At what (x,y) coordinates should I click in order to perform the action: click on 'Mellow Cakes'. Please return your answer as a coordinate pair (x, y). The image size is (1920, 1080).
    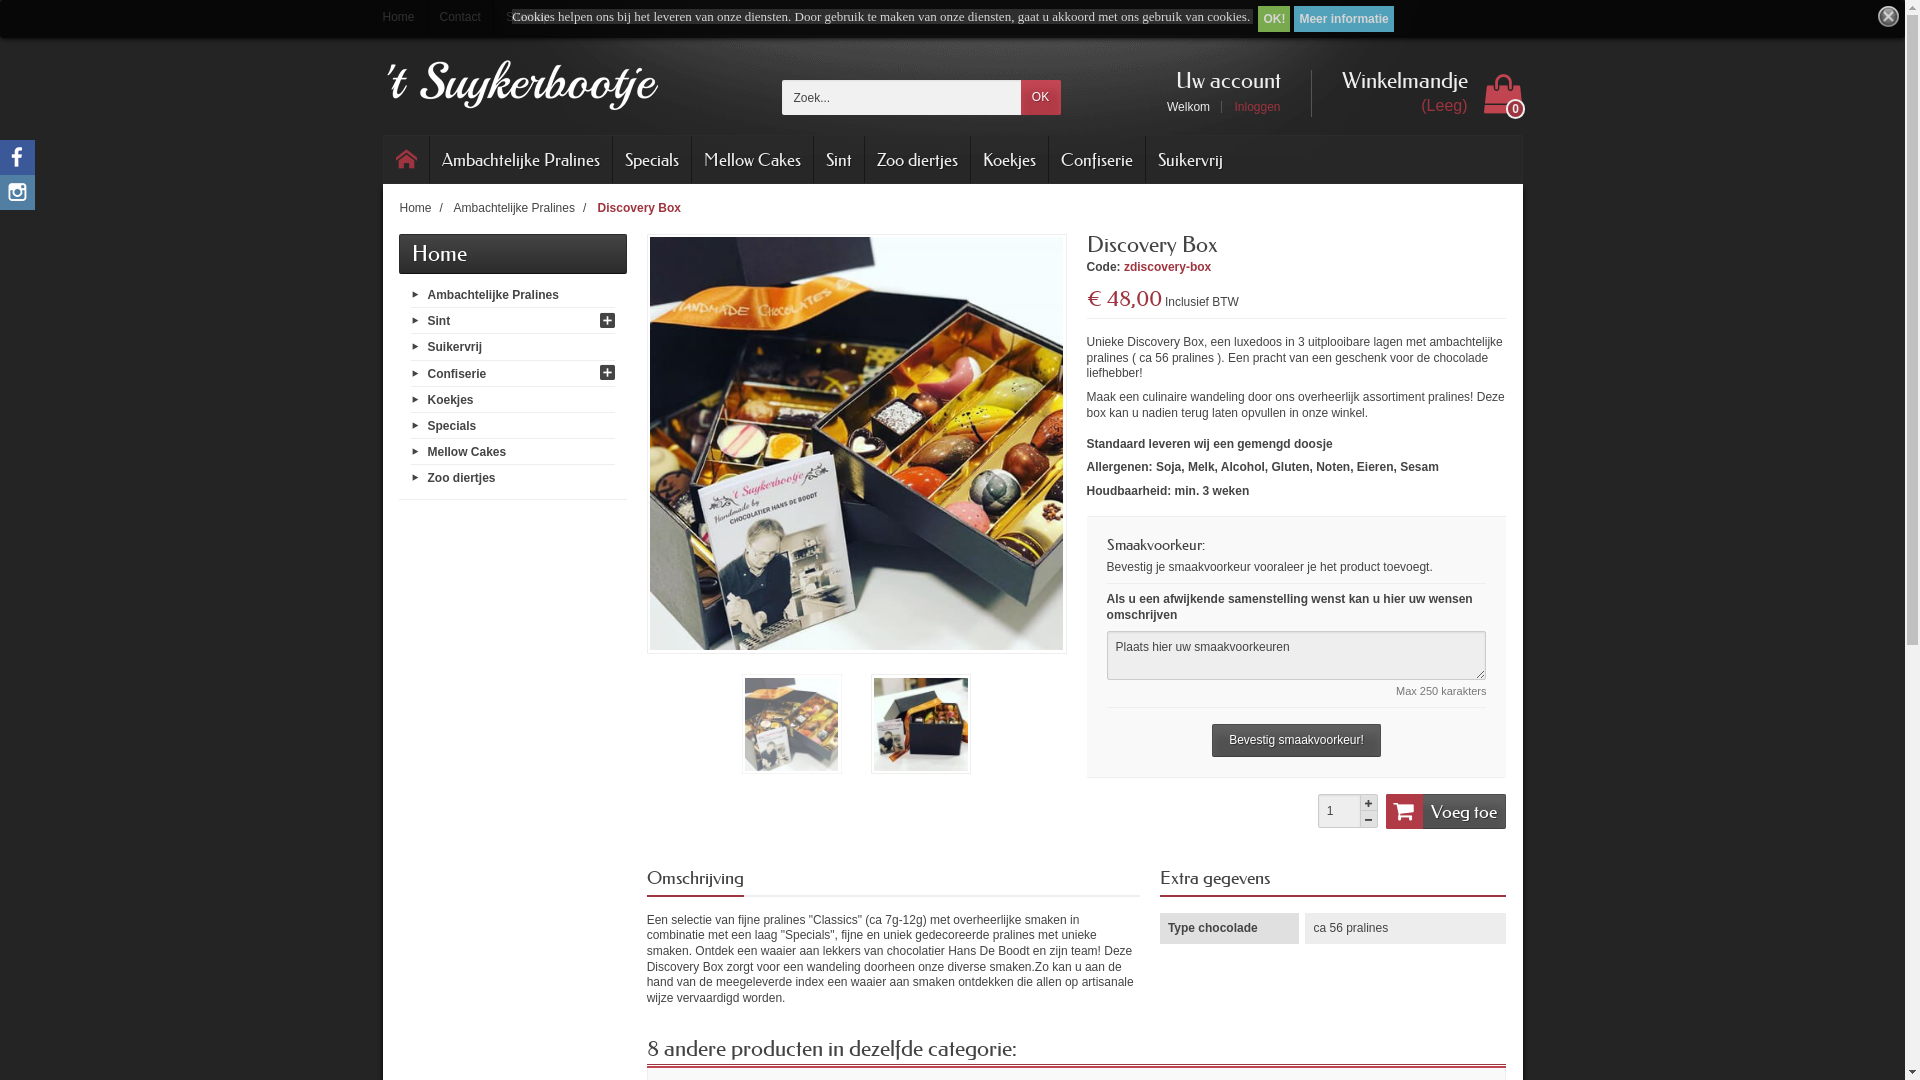
    Looking at the image, I should click on (466, 451).